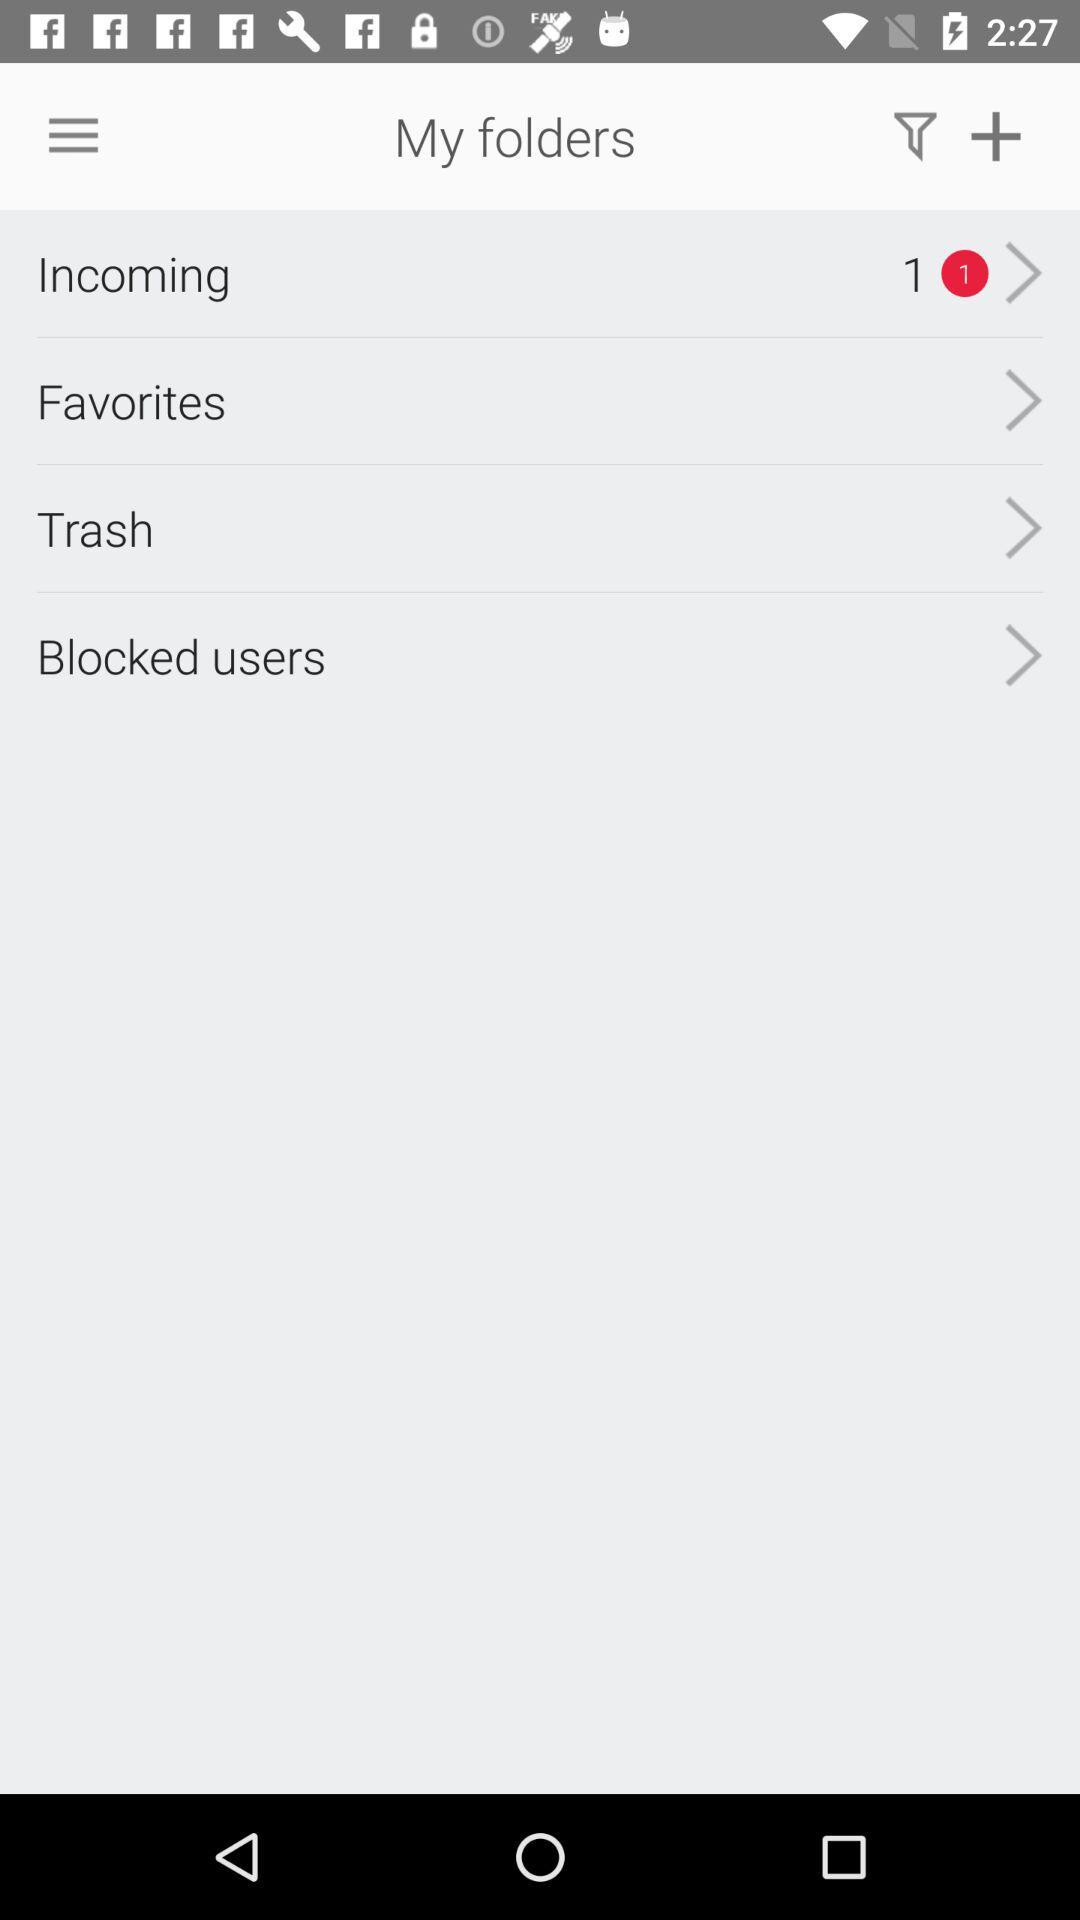 This screenshot has width=1080, height=1920. What do you see at coordinates (133, 272) in the screenshot?
I see `the item above favorites` at bounding box center [133, 272].